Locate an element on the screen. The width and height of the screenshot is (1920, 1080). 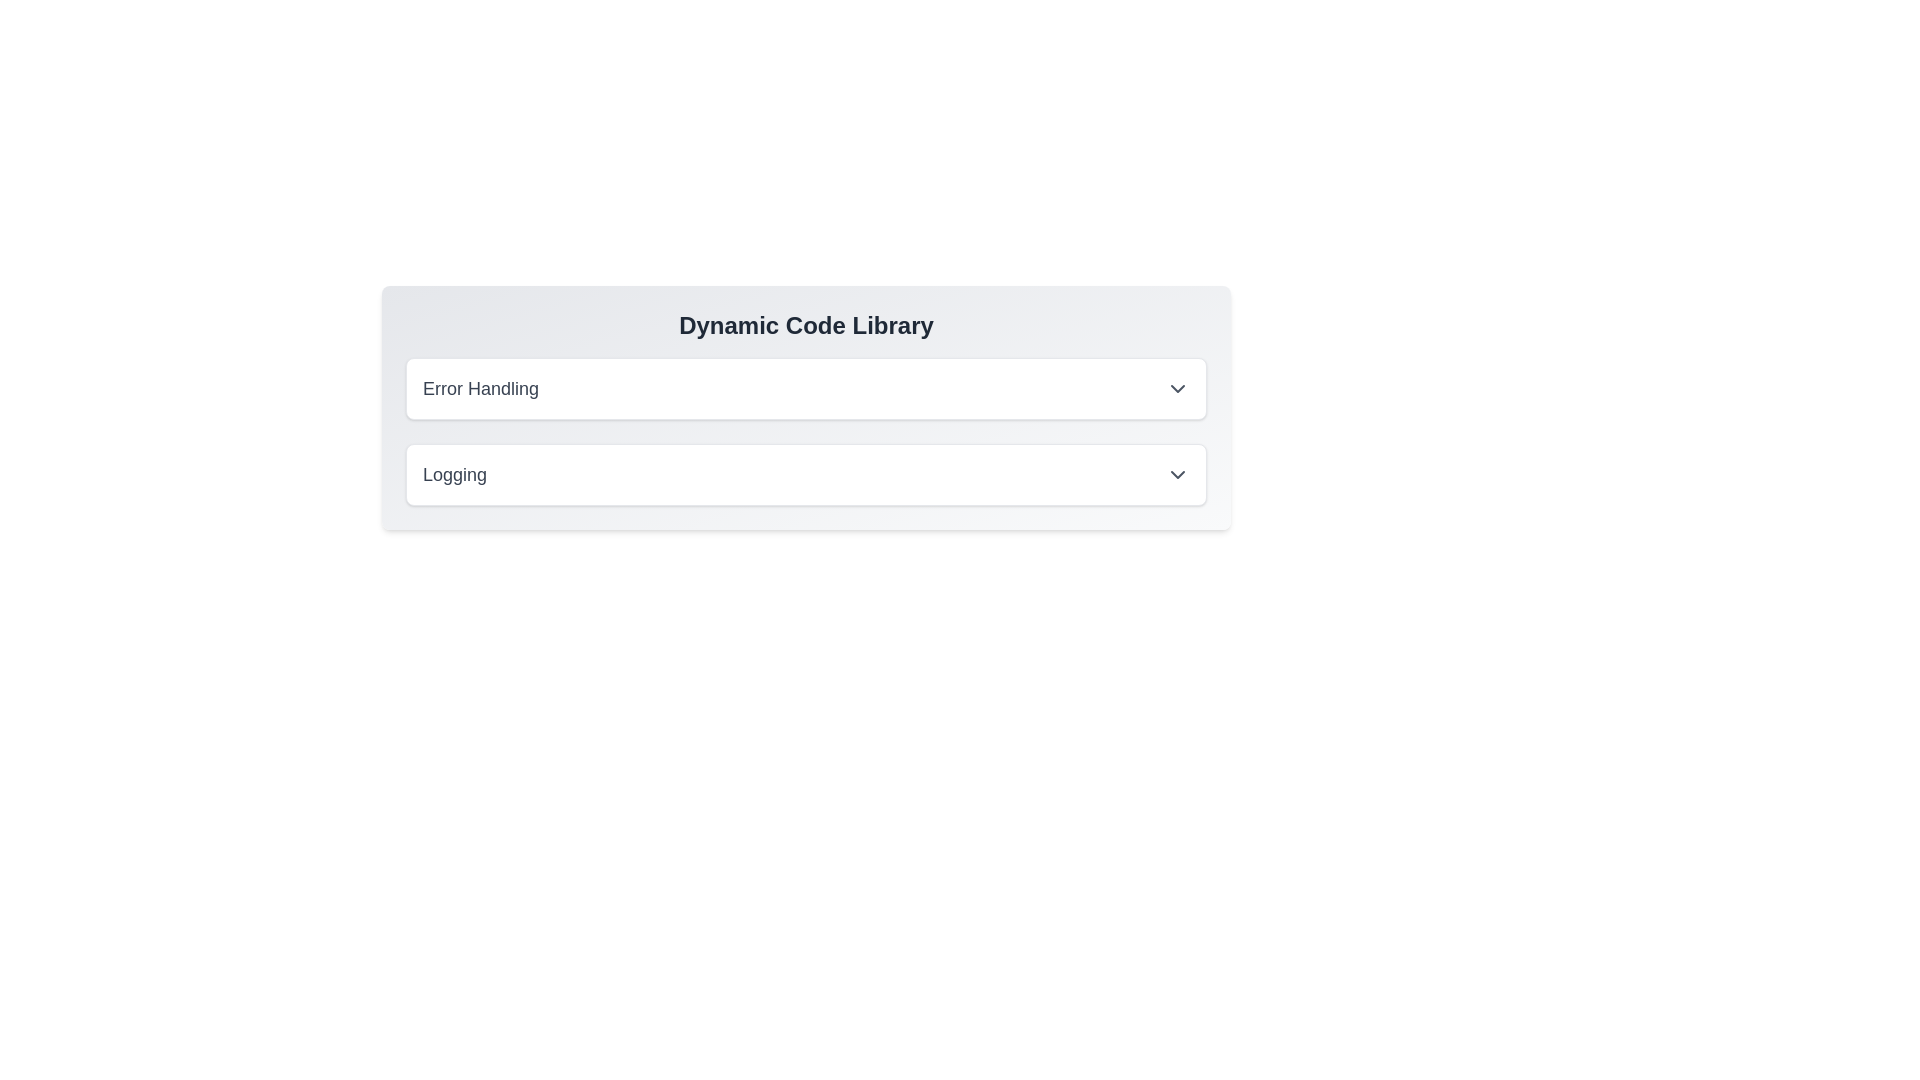
the Dropdown indicator icon located at the far-right end of the row containing the 'Logging' label is located at coordinates (1177, 474).